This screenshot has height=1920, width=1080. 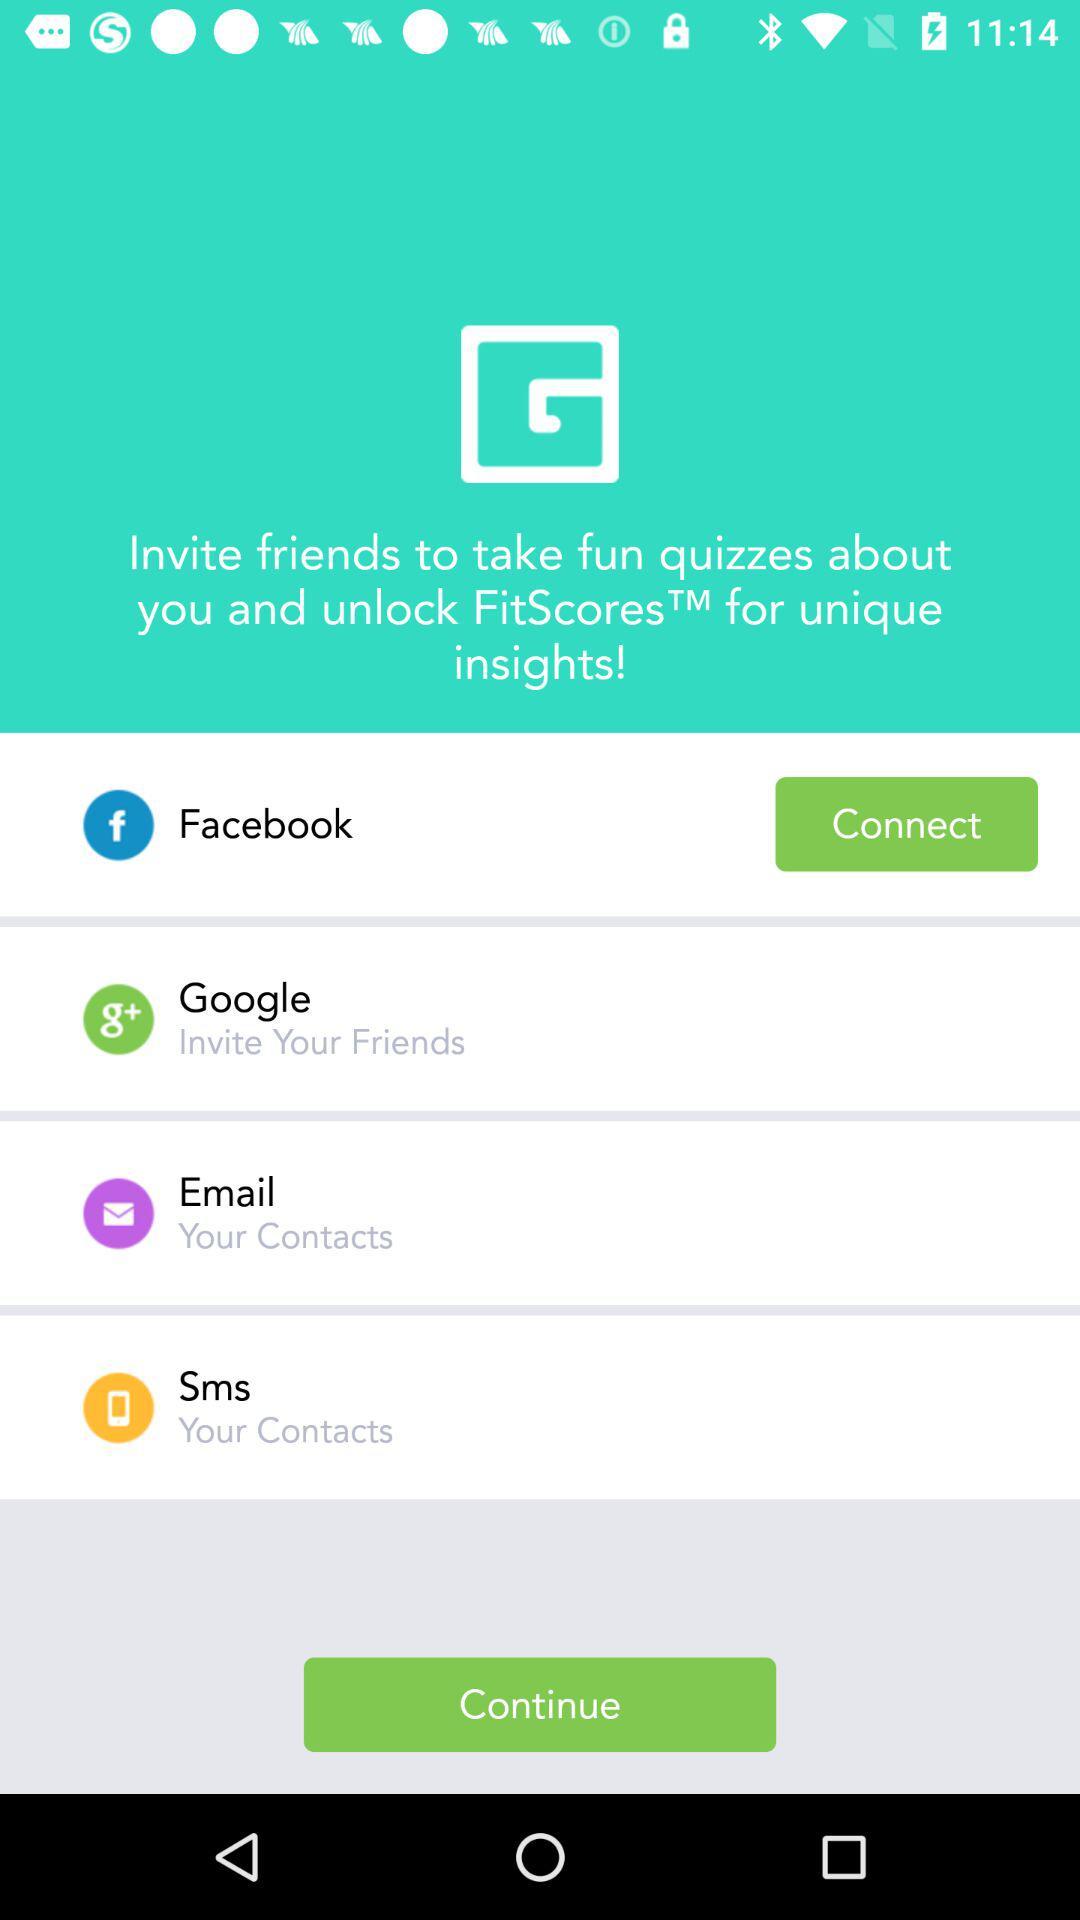 I want to click on item to the right of facebook, so click(x=906, y=824).